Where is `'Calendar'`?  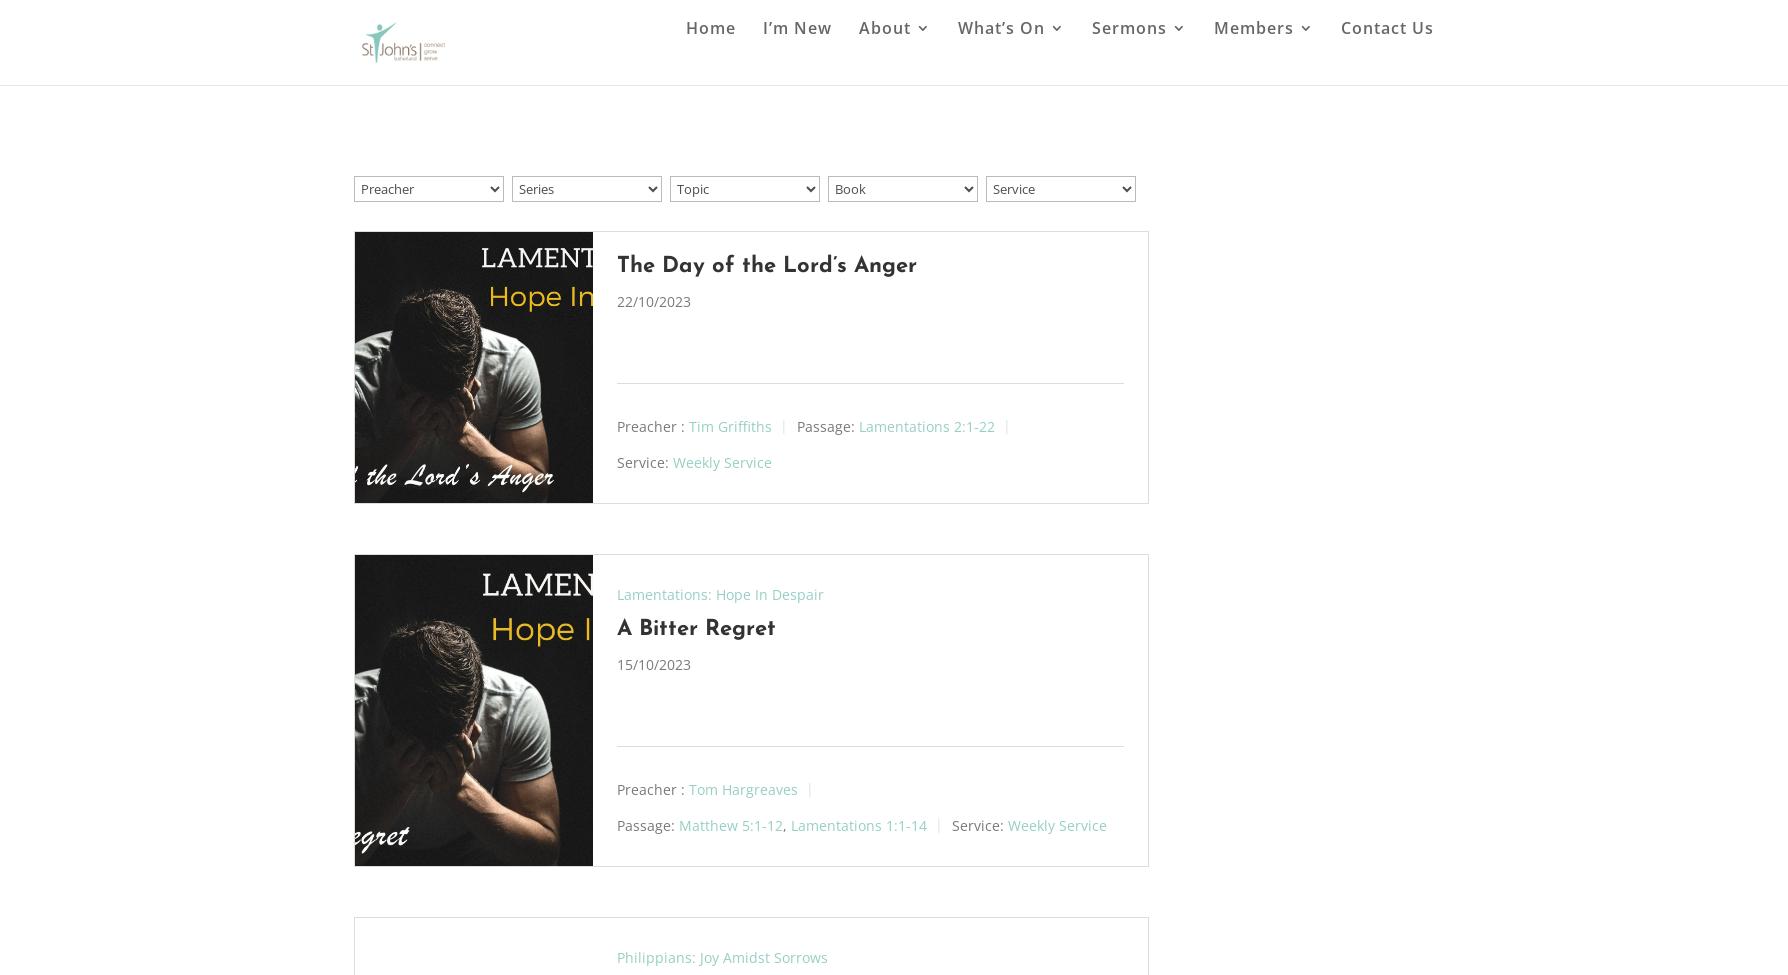 'Calendar' is located at coordinates (1035, 197).